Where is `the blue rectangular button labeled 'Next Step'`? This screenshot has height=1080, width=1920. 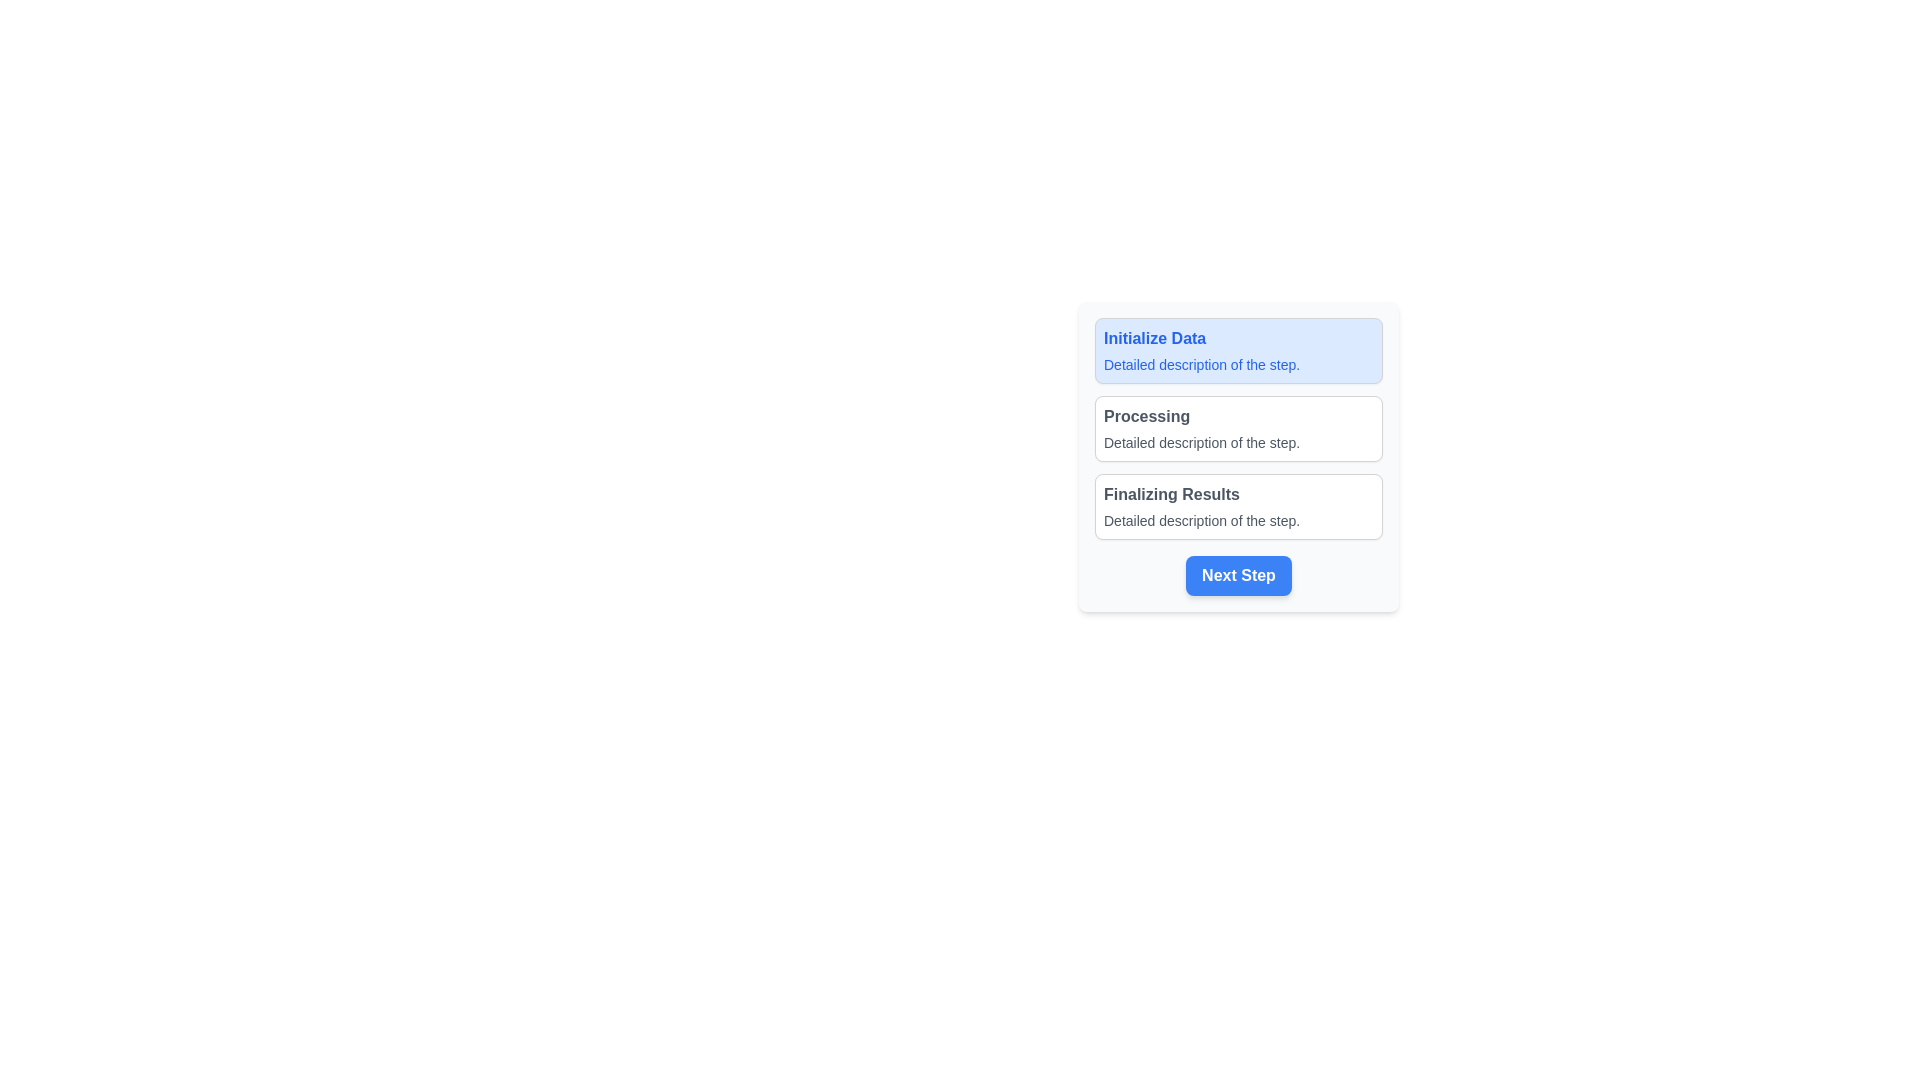
the blue rectangular button labeled 'Next Step' is located at coordinates (1237, 575).